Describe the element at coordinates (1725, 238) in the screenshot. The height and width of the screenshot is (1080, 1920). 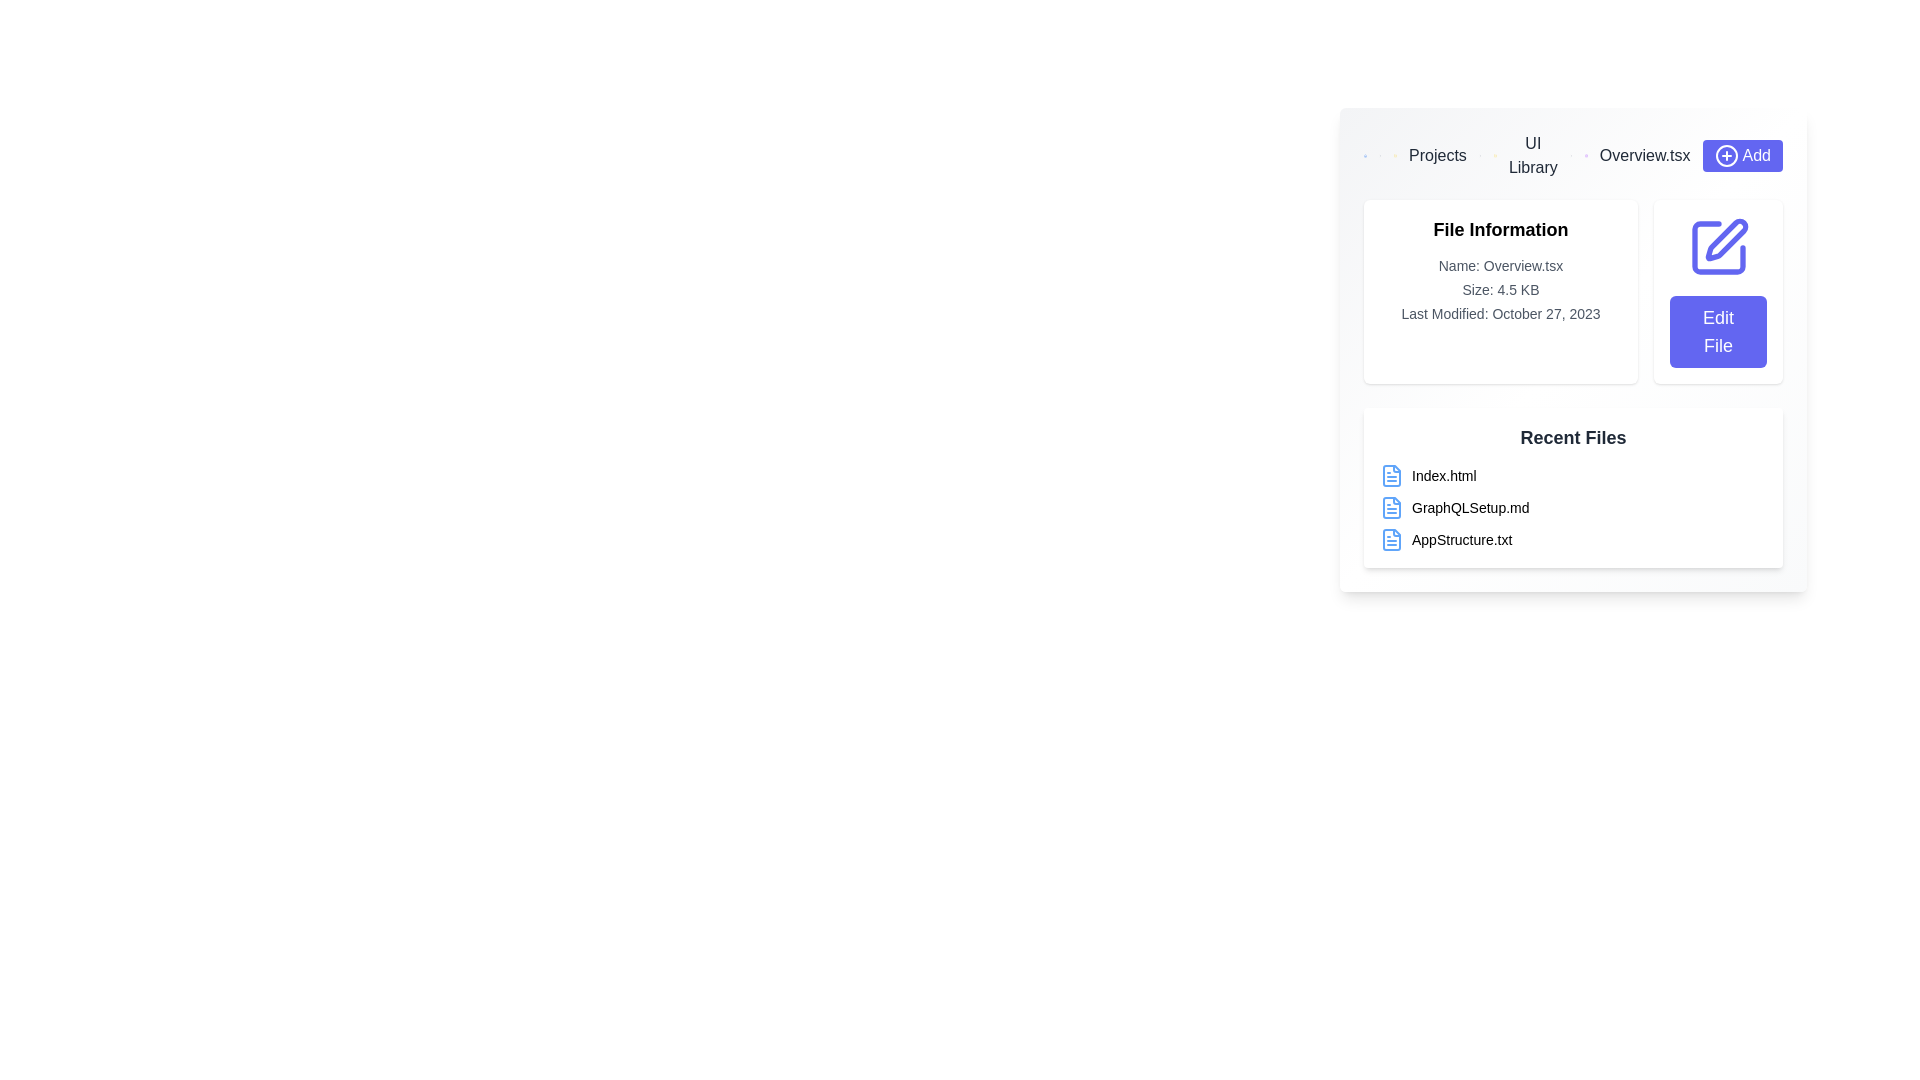
I see `the edit icon located in the top right section of the UI, next to the 'Edit File' button, which visually represents a pen icon for modifying related content` at that location.